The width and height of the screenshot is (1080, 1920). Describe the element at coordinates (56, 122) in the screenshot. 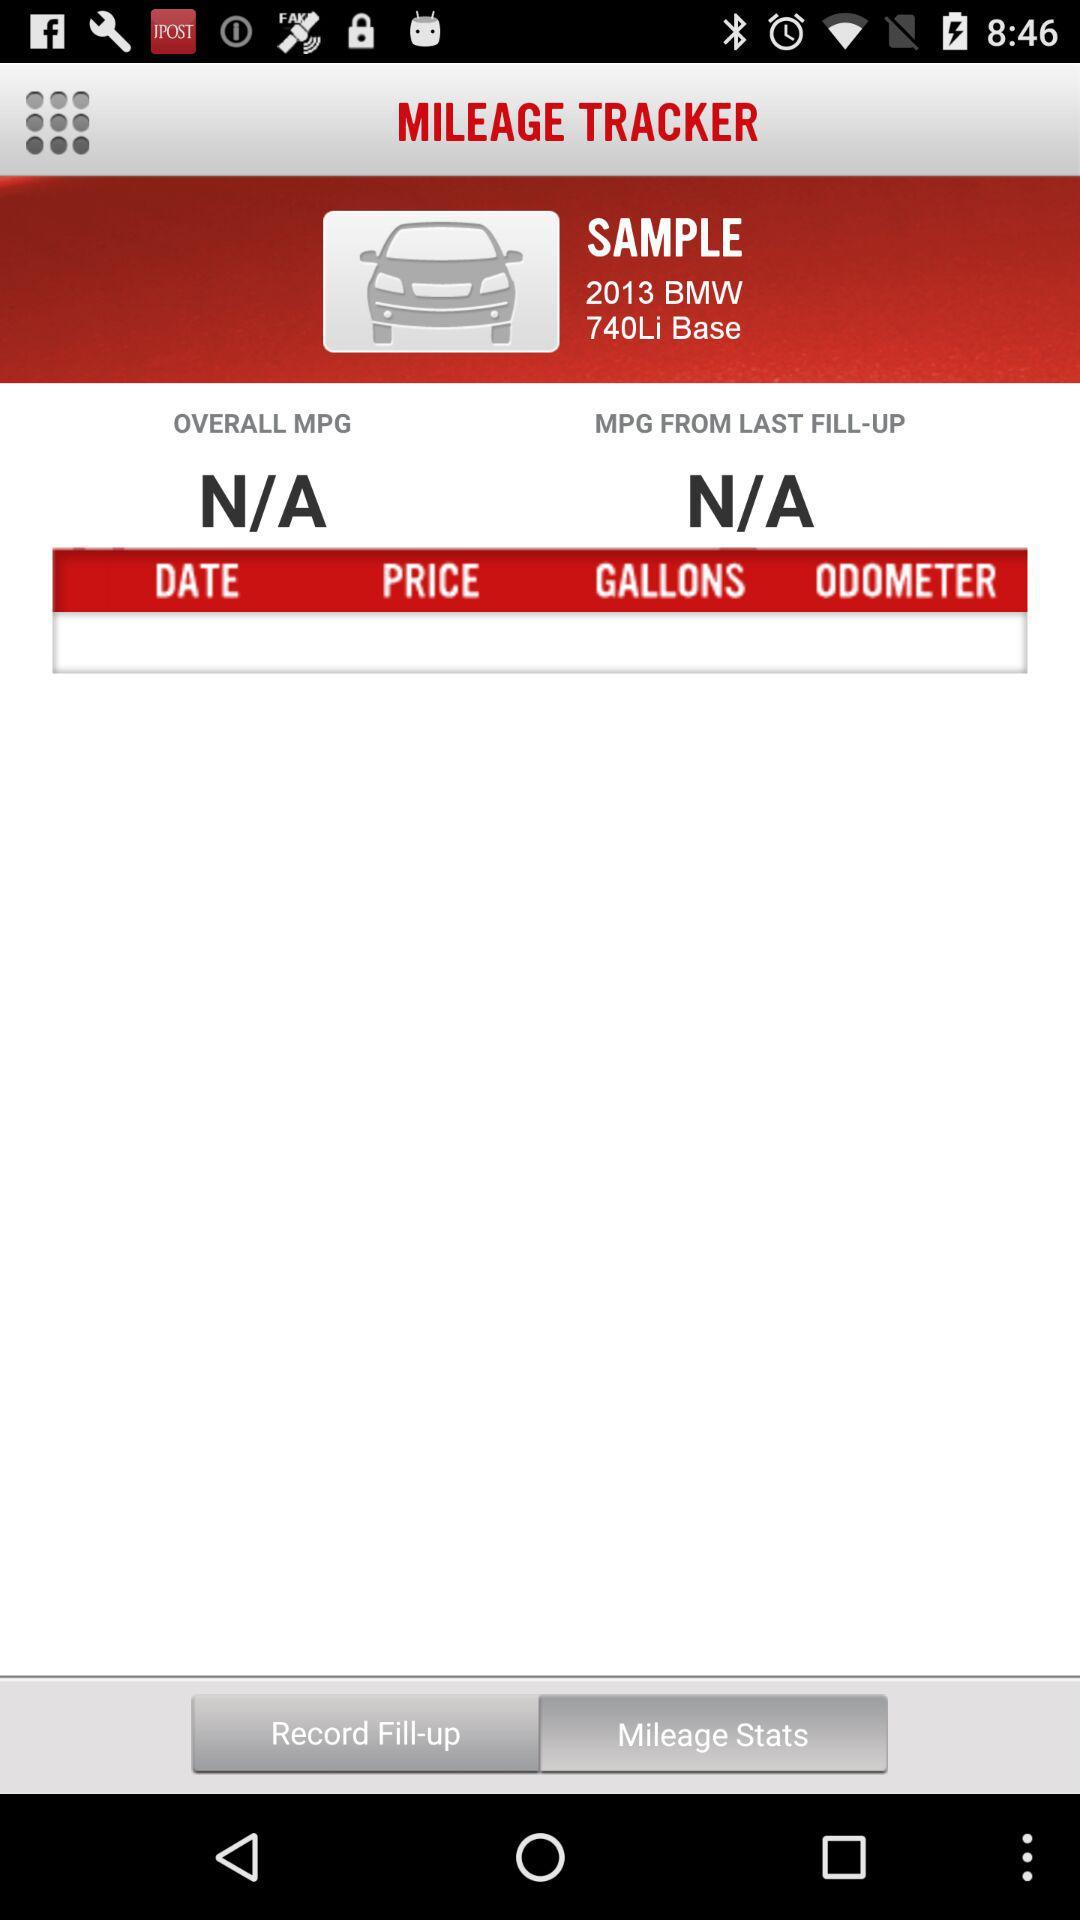

I see `the icon to the left of the mileage tracker app` at that location.